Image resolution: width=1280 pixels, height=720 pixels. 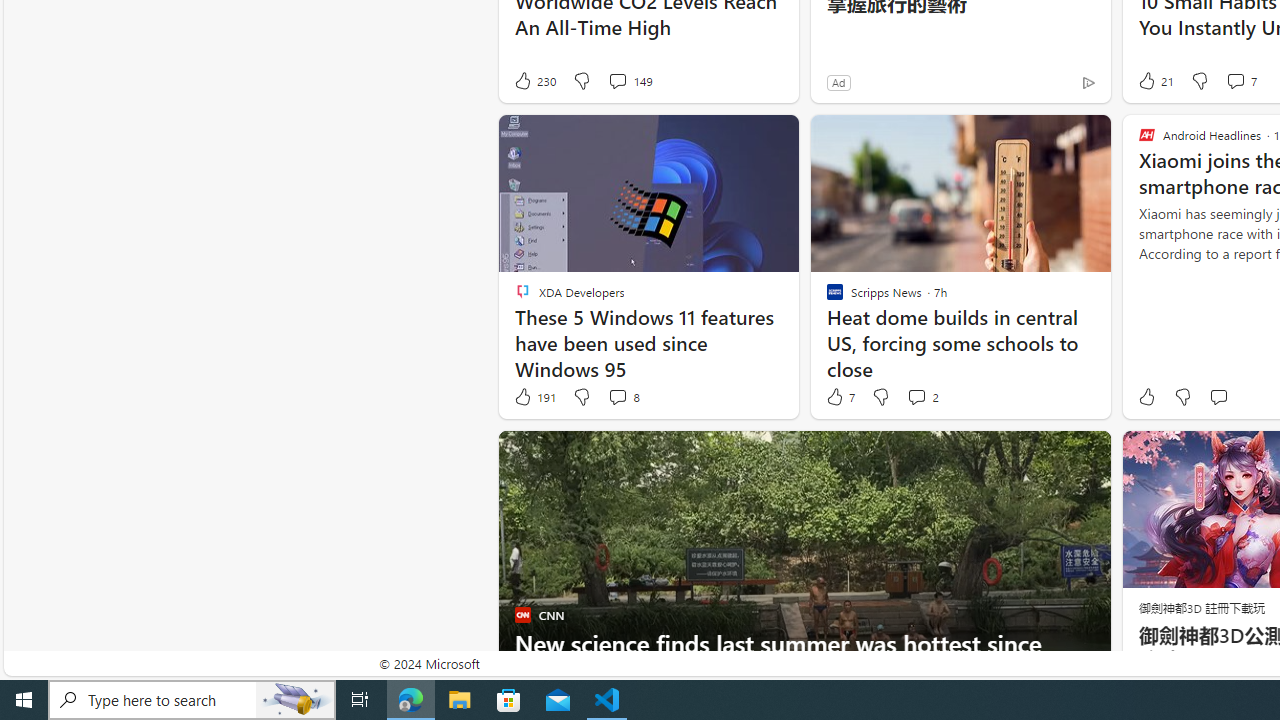 I want to click on '191 Like', so click(x=534, y=397).